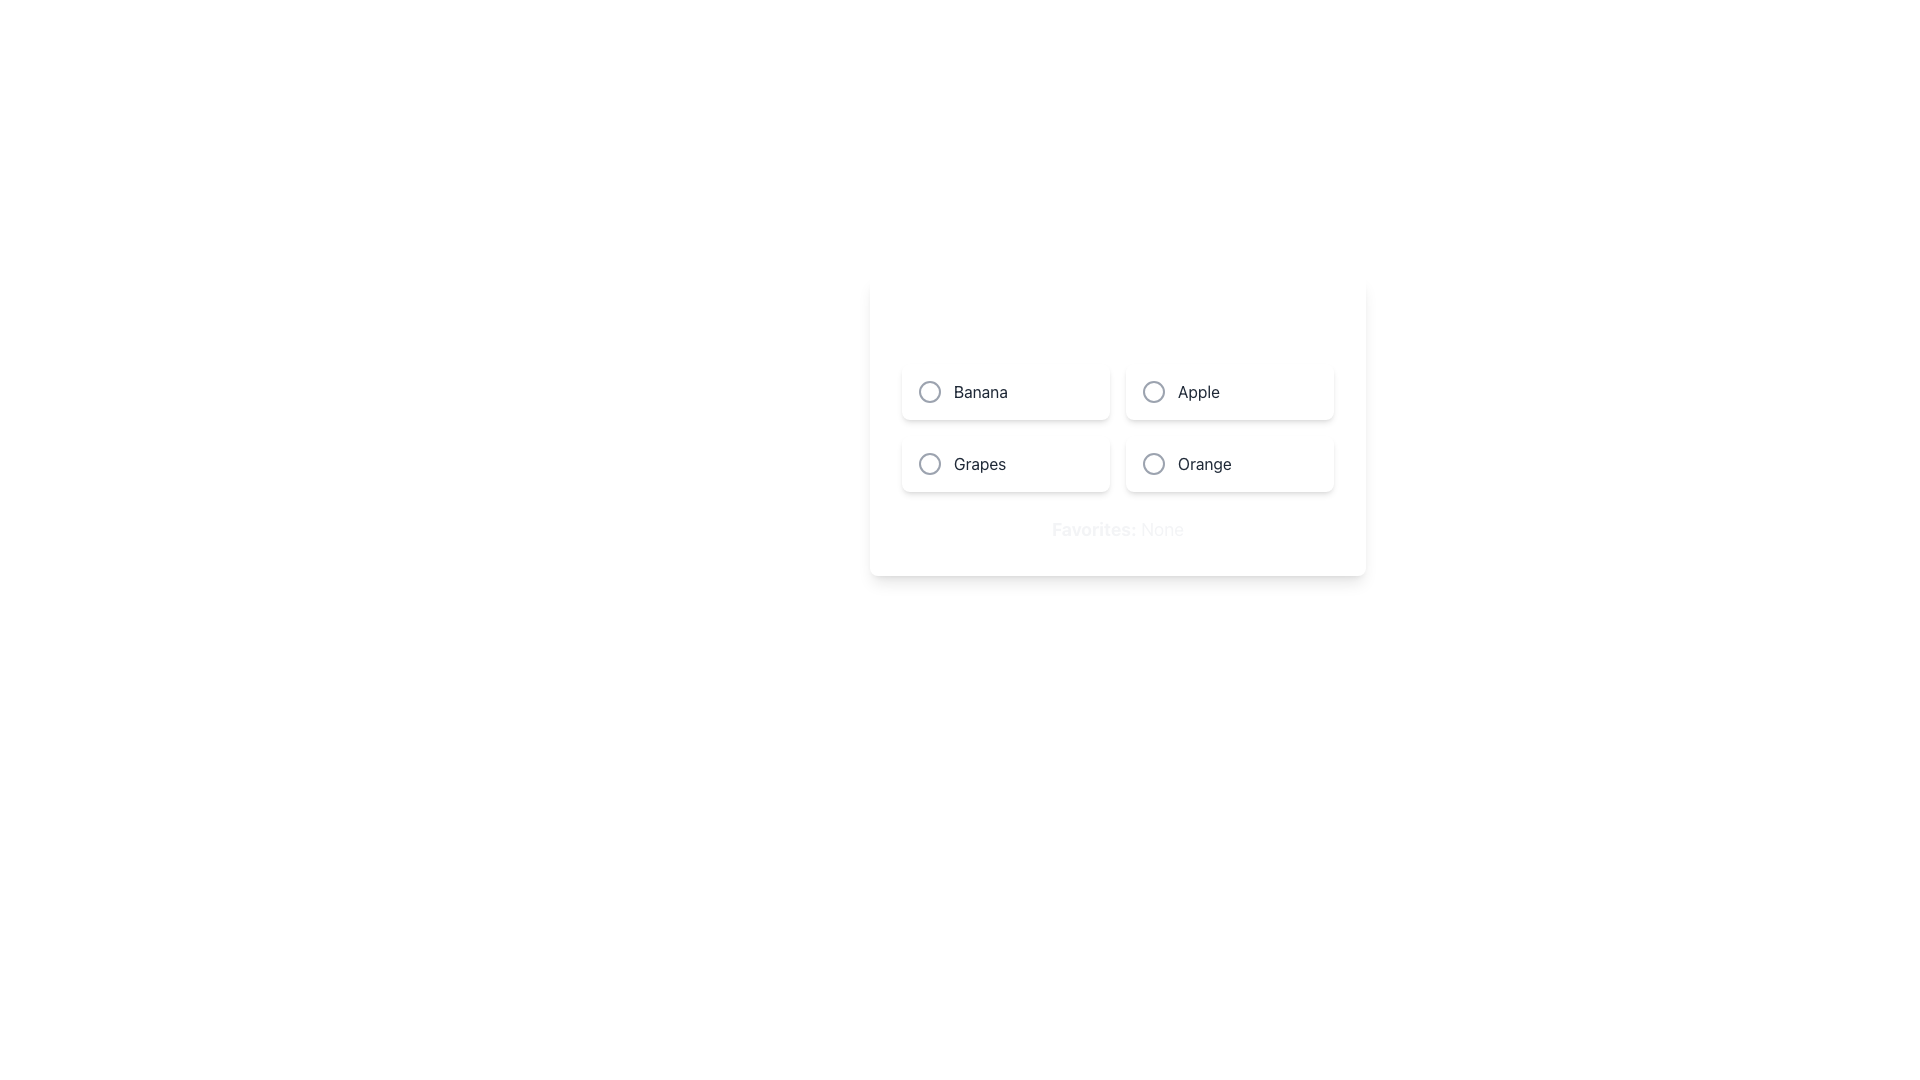  I want to click on the Radio button indicator for 'Orange', so click(1153, 463).